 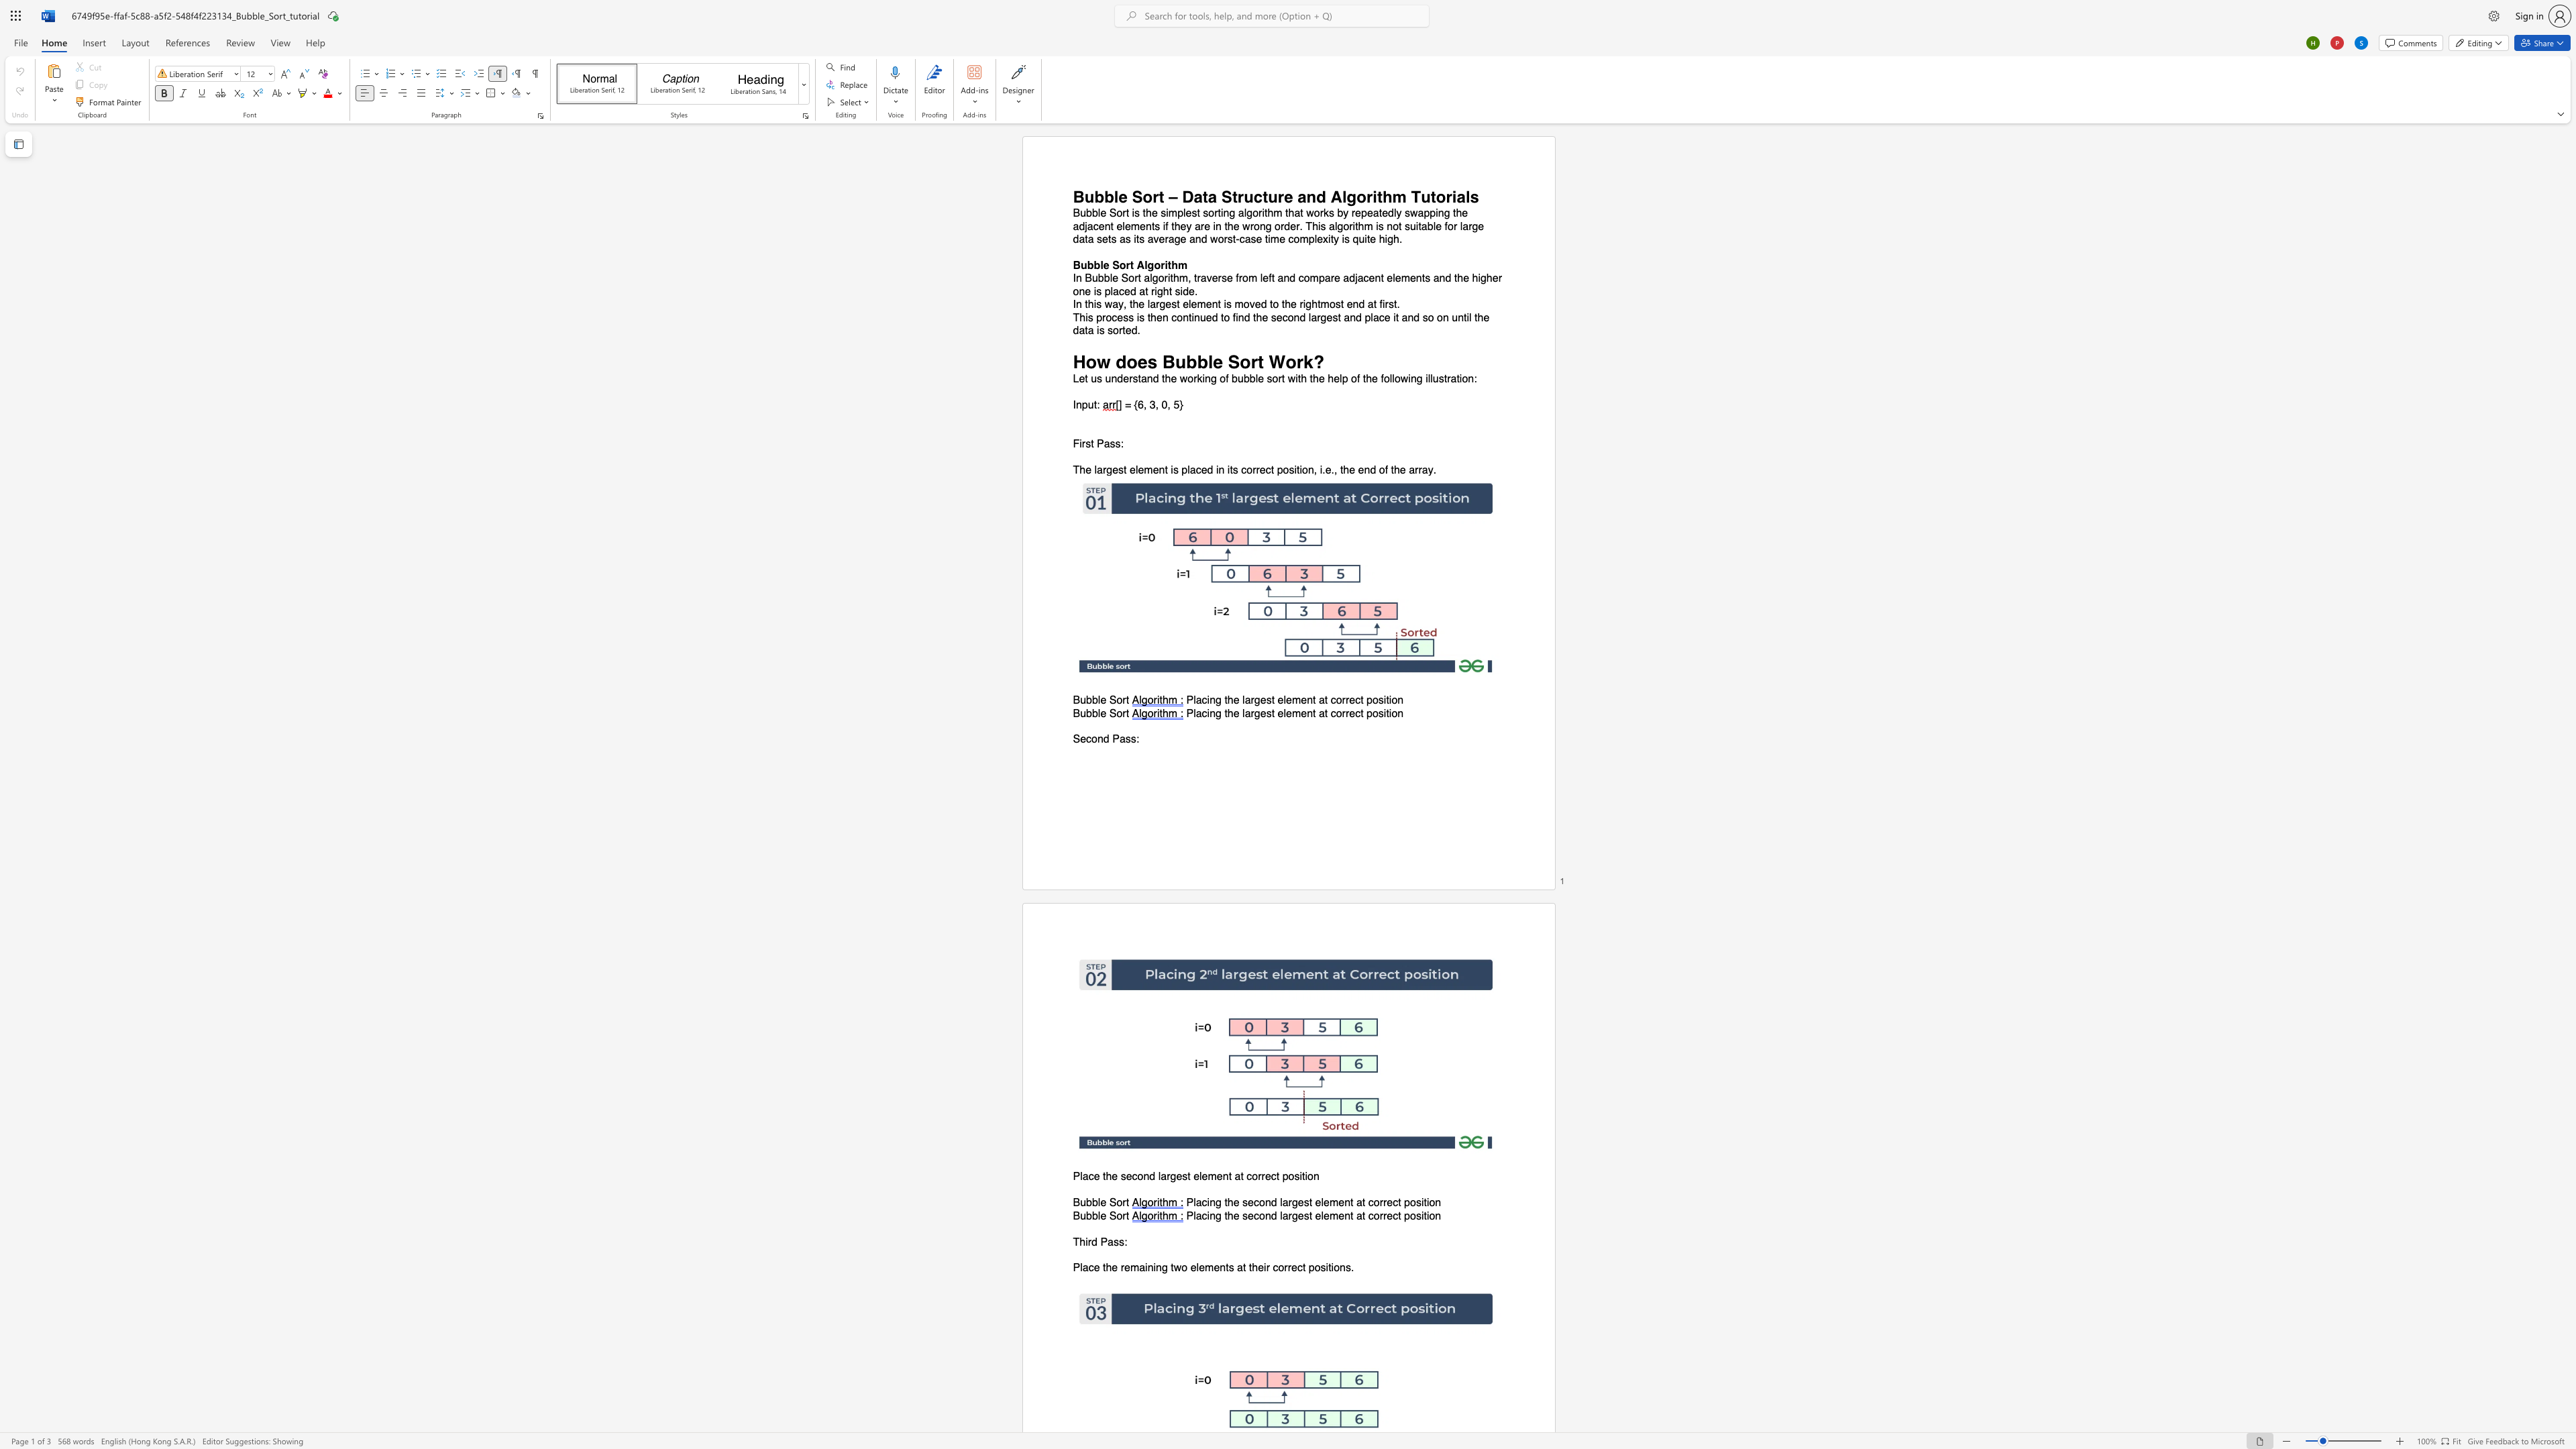 I want to click on the space between the continuous character "u" and "e" in the text, so click(x=1205, y=316).